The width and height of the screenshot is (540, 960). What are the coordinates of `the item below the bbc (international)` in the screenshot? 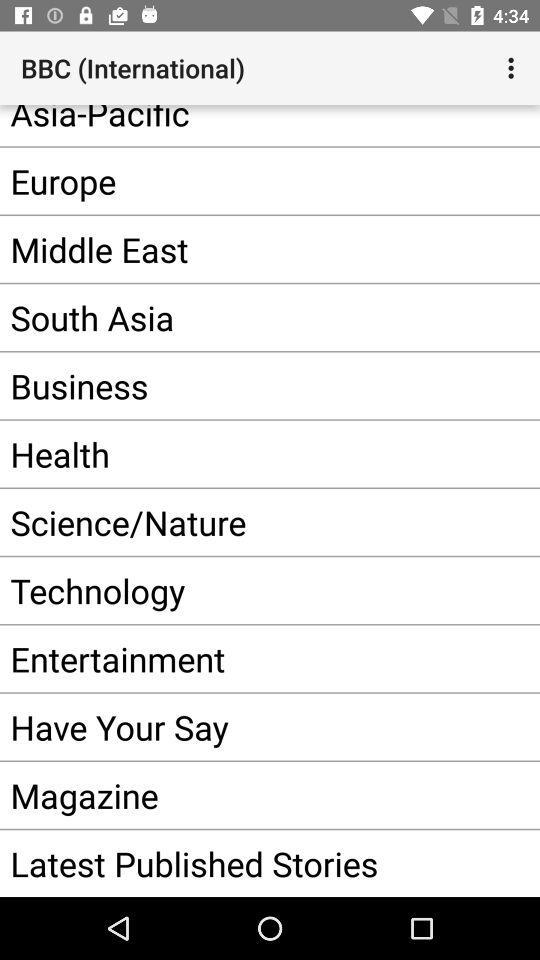 It's located at (239, 124).